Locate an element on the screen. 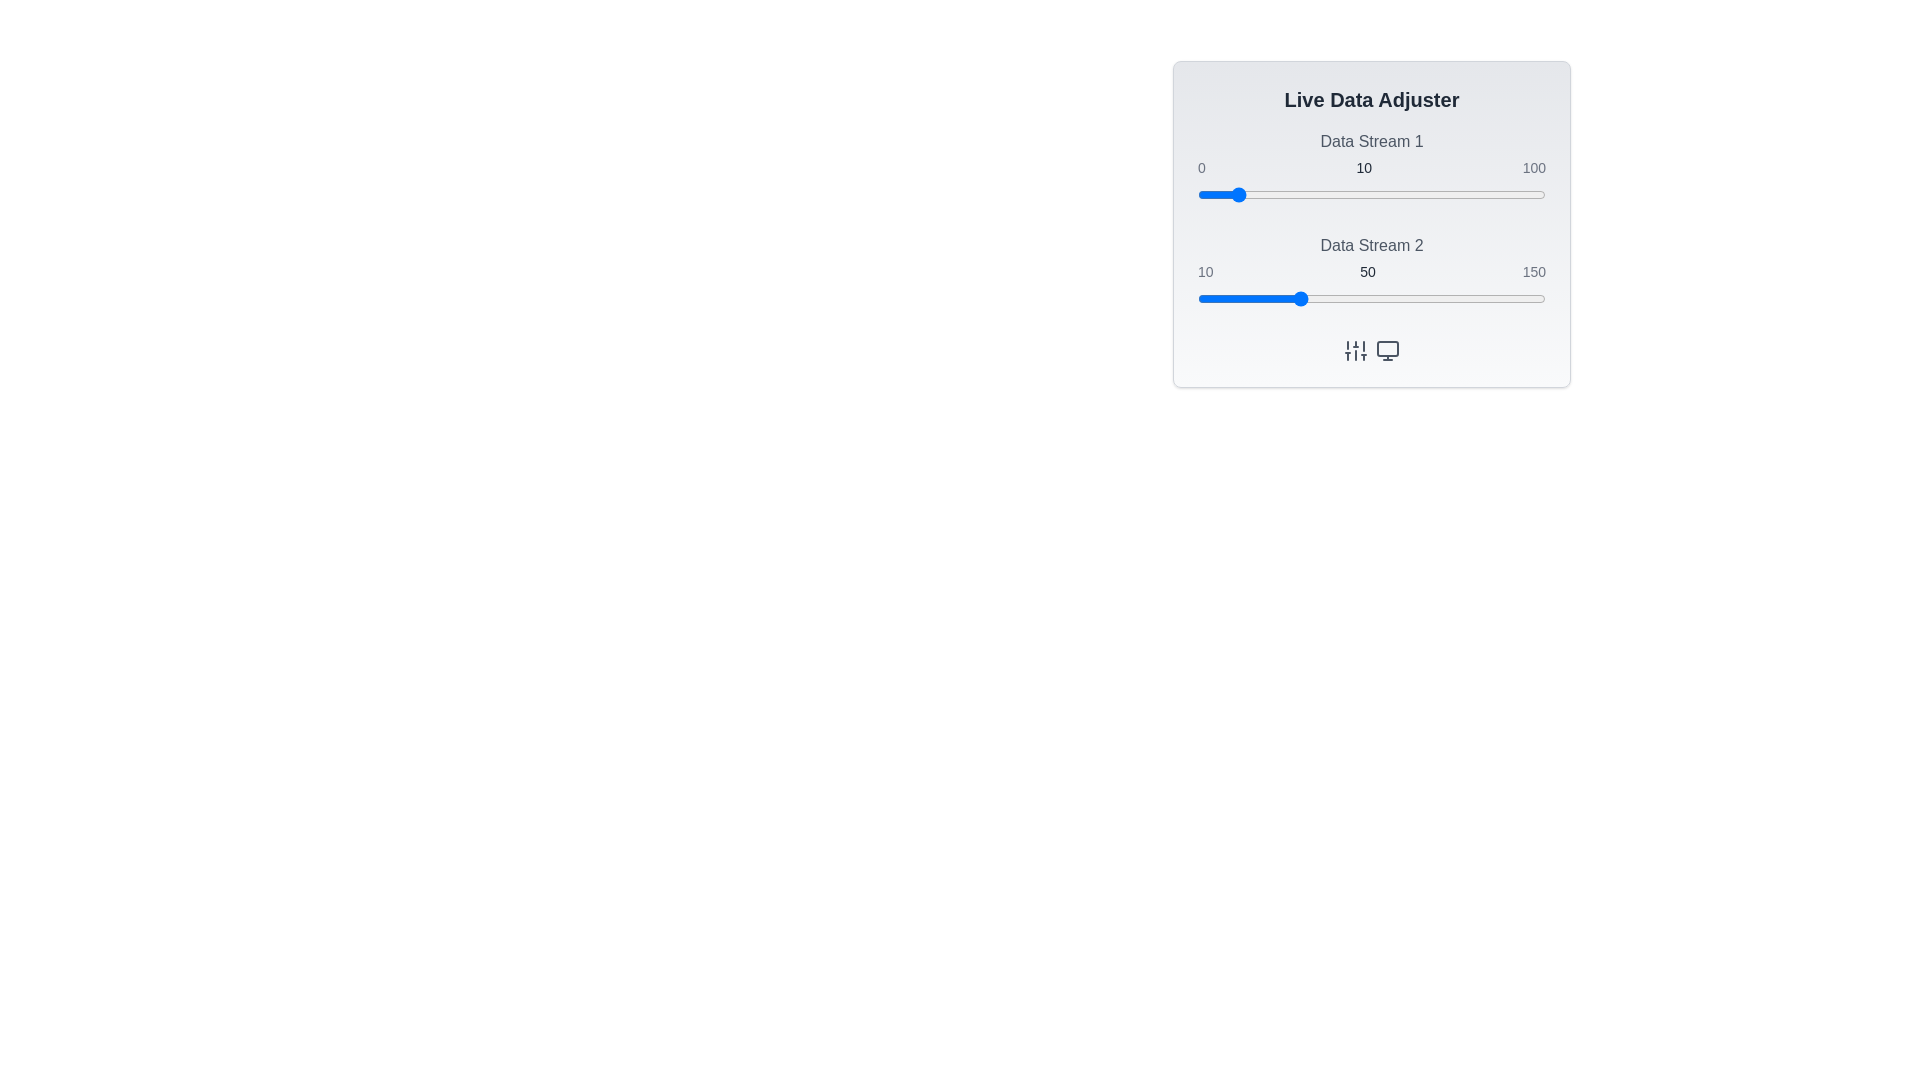  the navigation icon located in the bottom-right portion of the interface, positioned to the right of the sliders icon is located at coordinates (1386, 349).